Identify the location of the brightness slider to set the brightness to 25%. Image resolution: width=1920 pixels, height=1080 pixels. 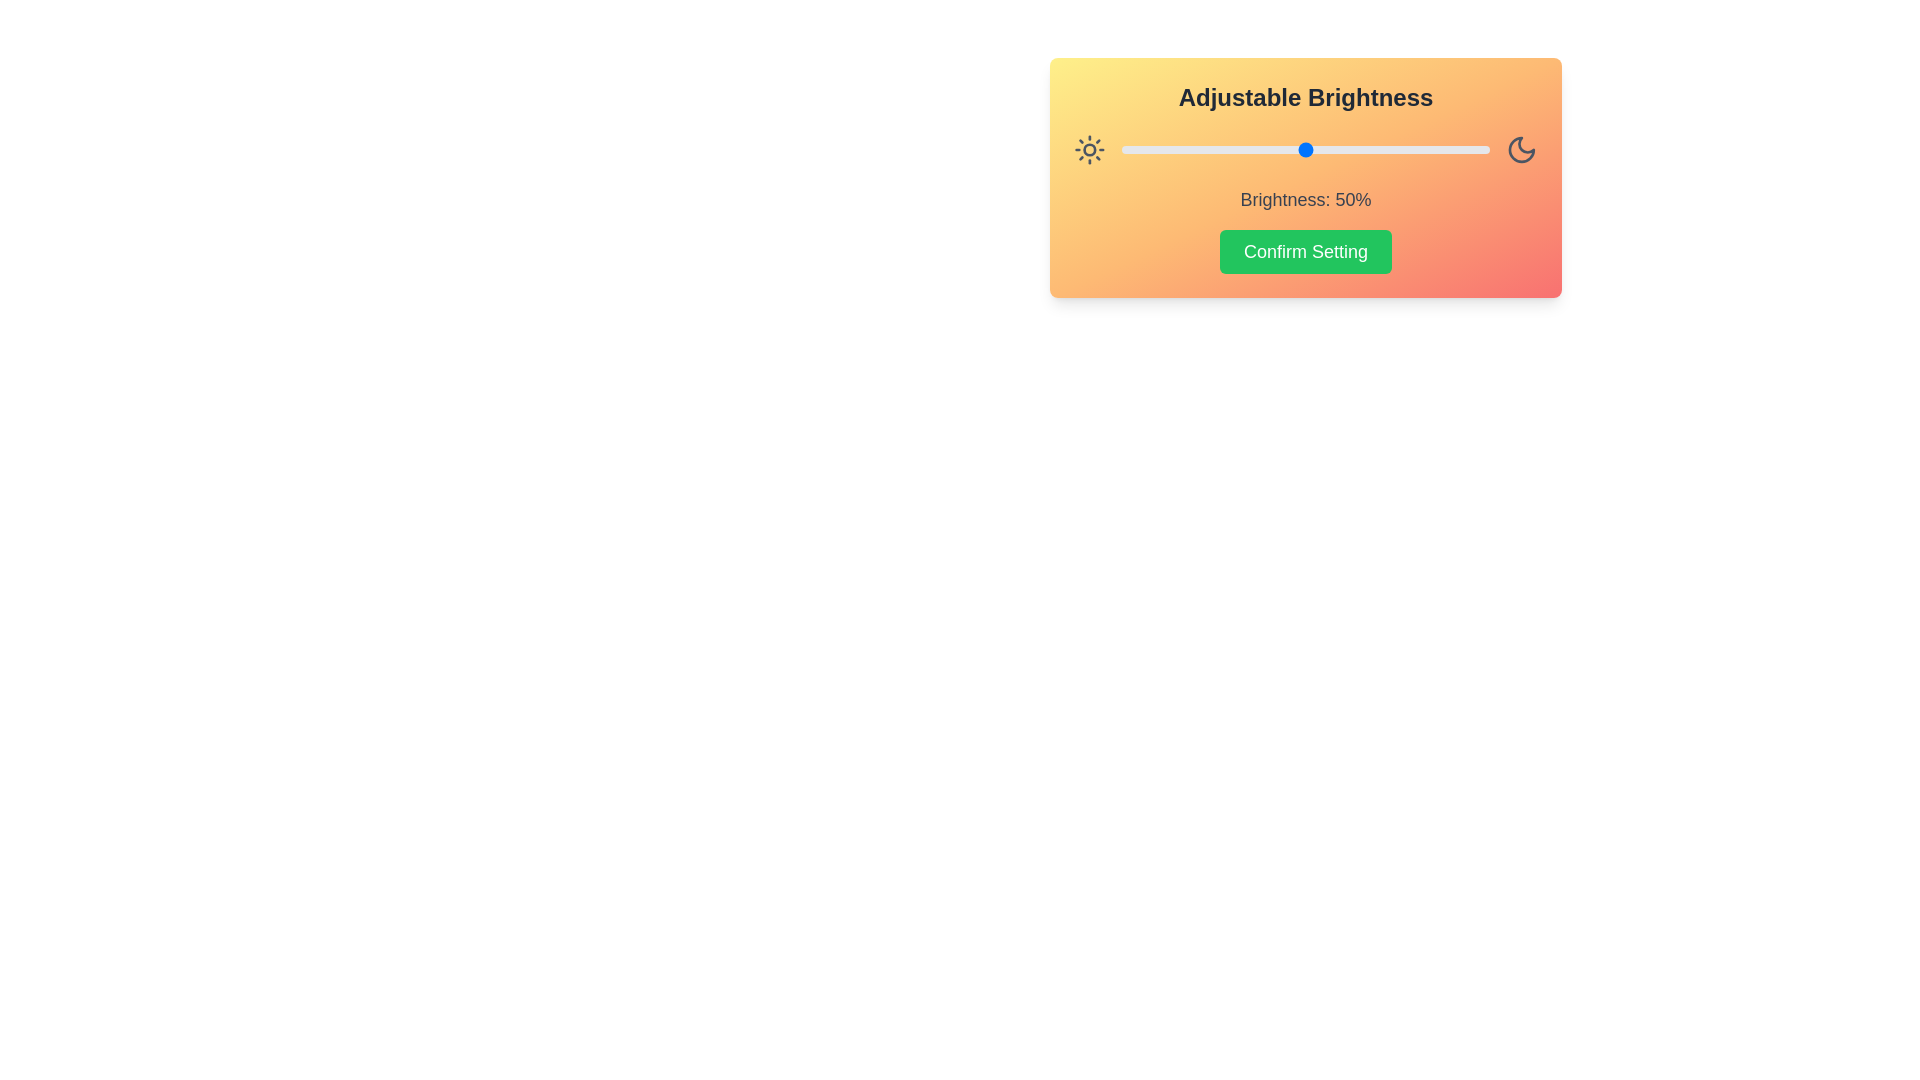
(1212, 149).